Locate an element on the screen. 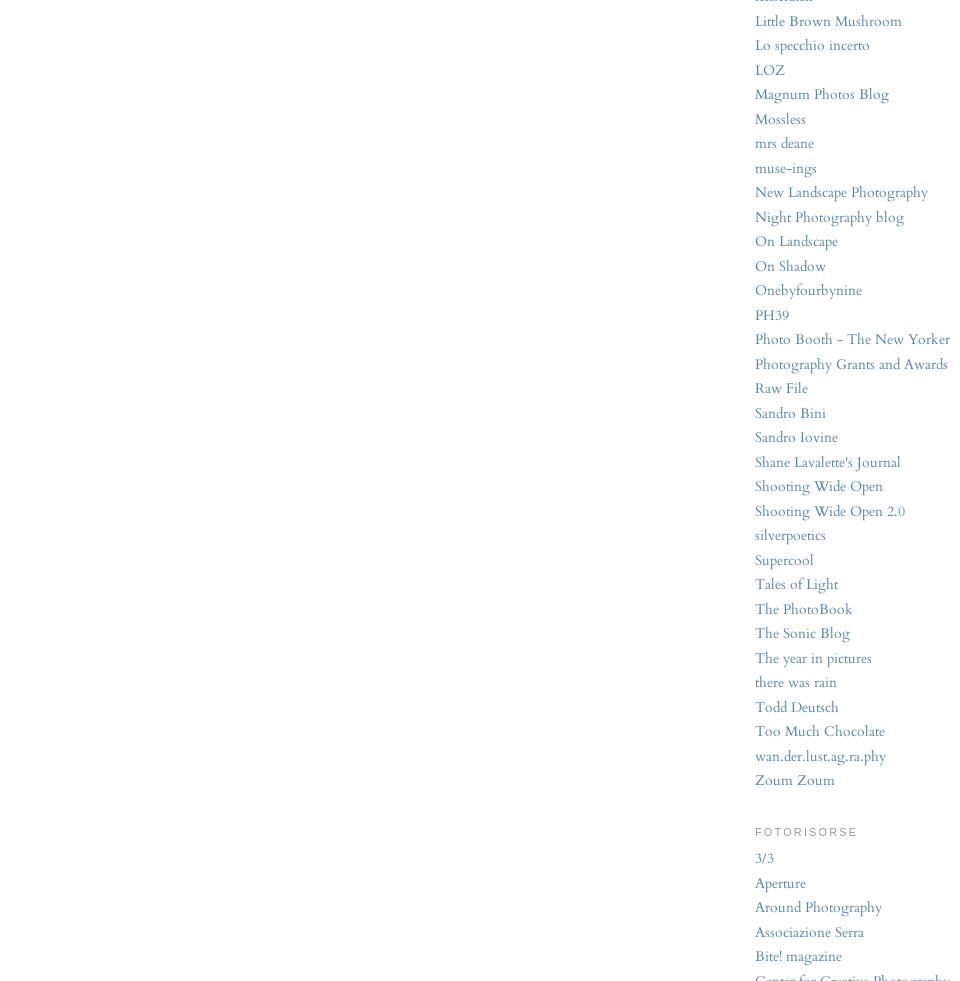 The height and width of the screenshot is (981, 960). 'Little Brown Mushroom' is located at coordinates (828, 19).